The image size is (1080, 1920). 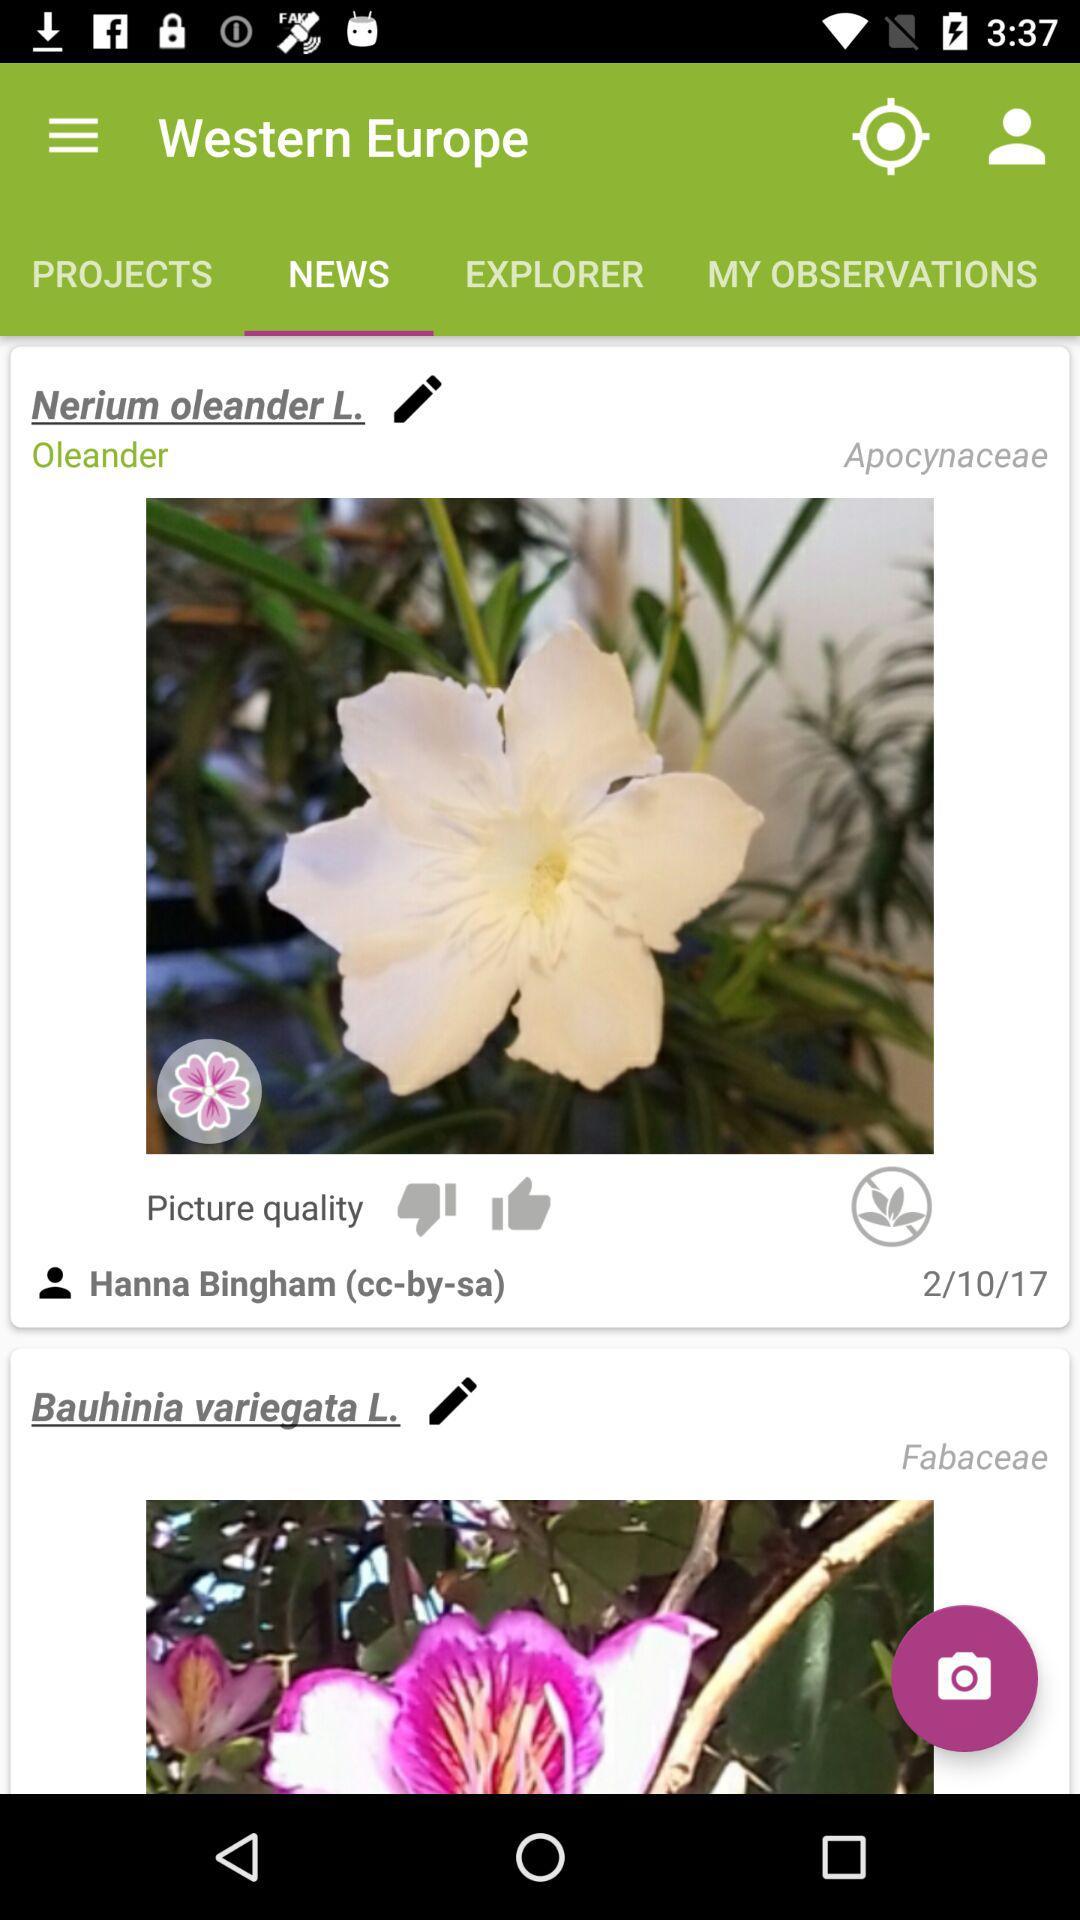 I want to click on icon above the projects item, so click(x=72, y=135).